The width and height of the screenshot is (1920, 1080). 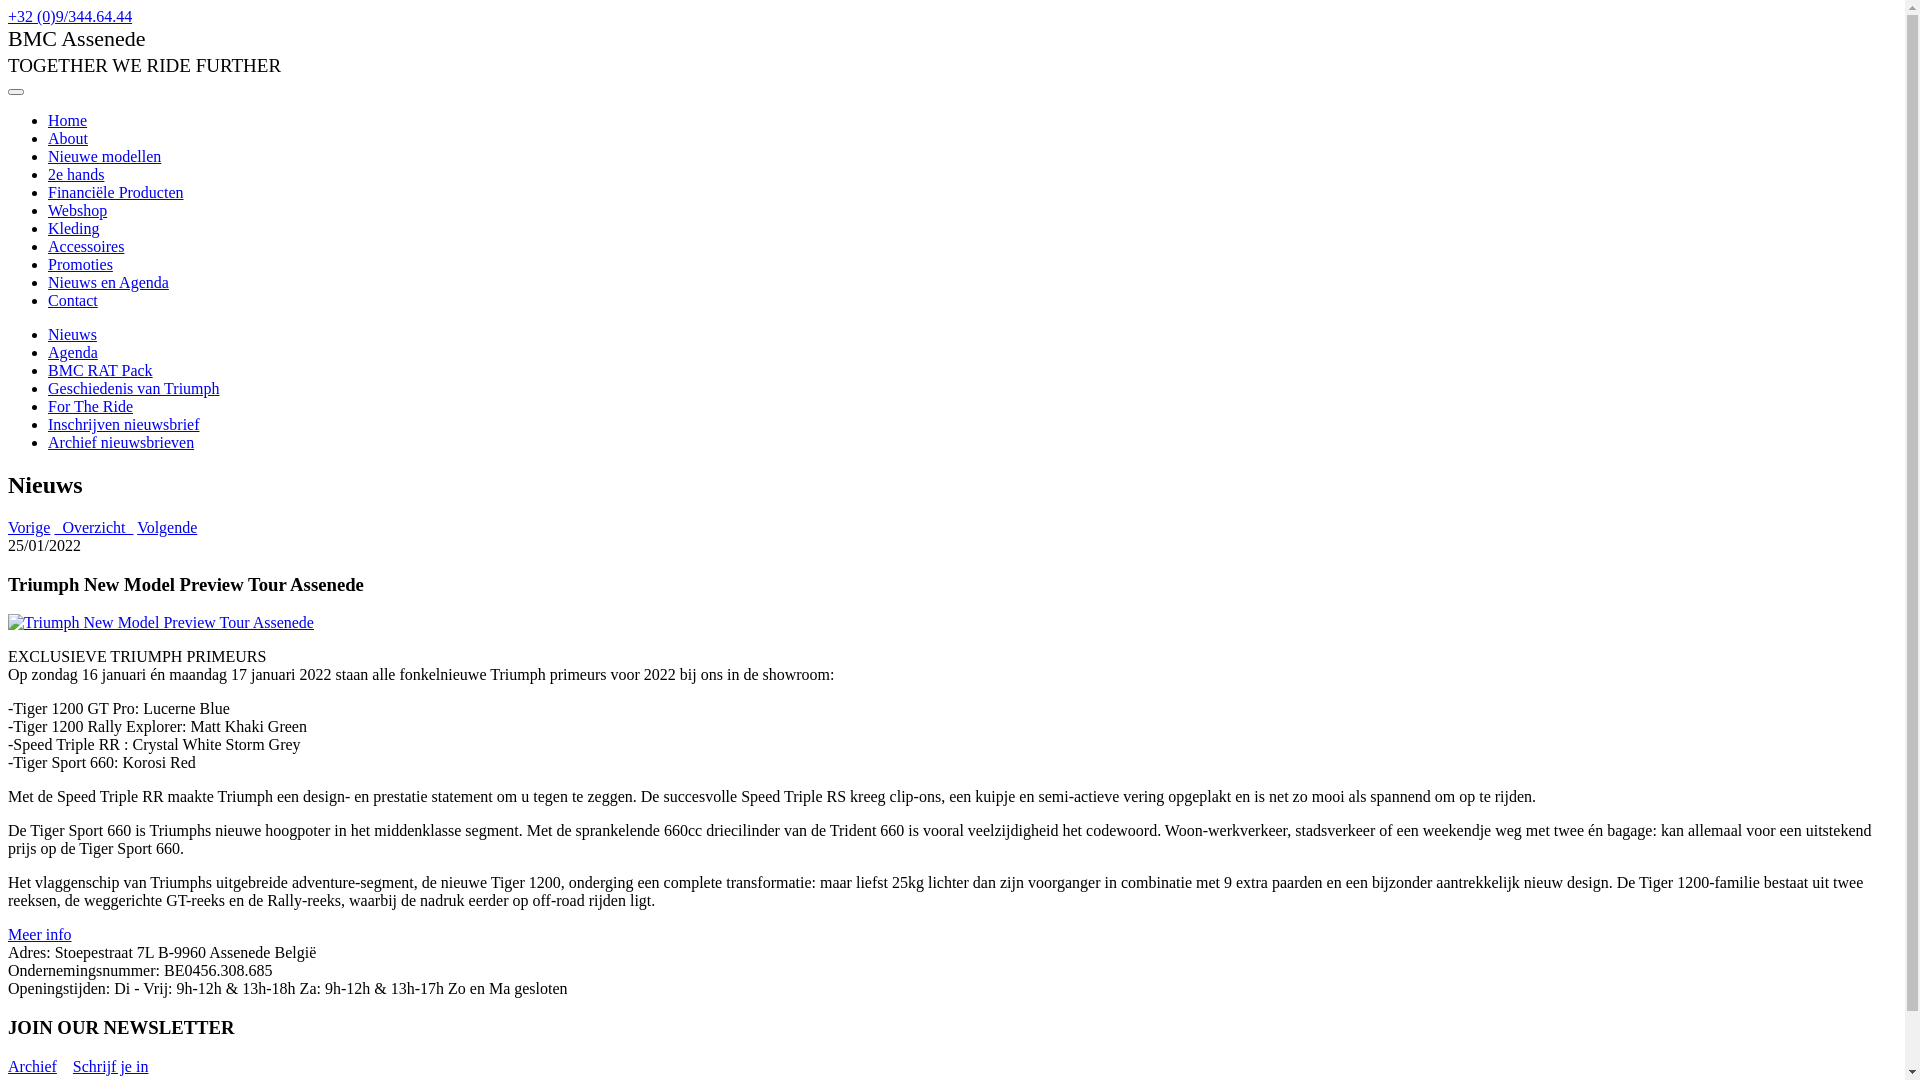 I want to click on 'Meer info', so click(x=39, y=934).